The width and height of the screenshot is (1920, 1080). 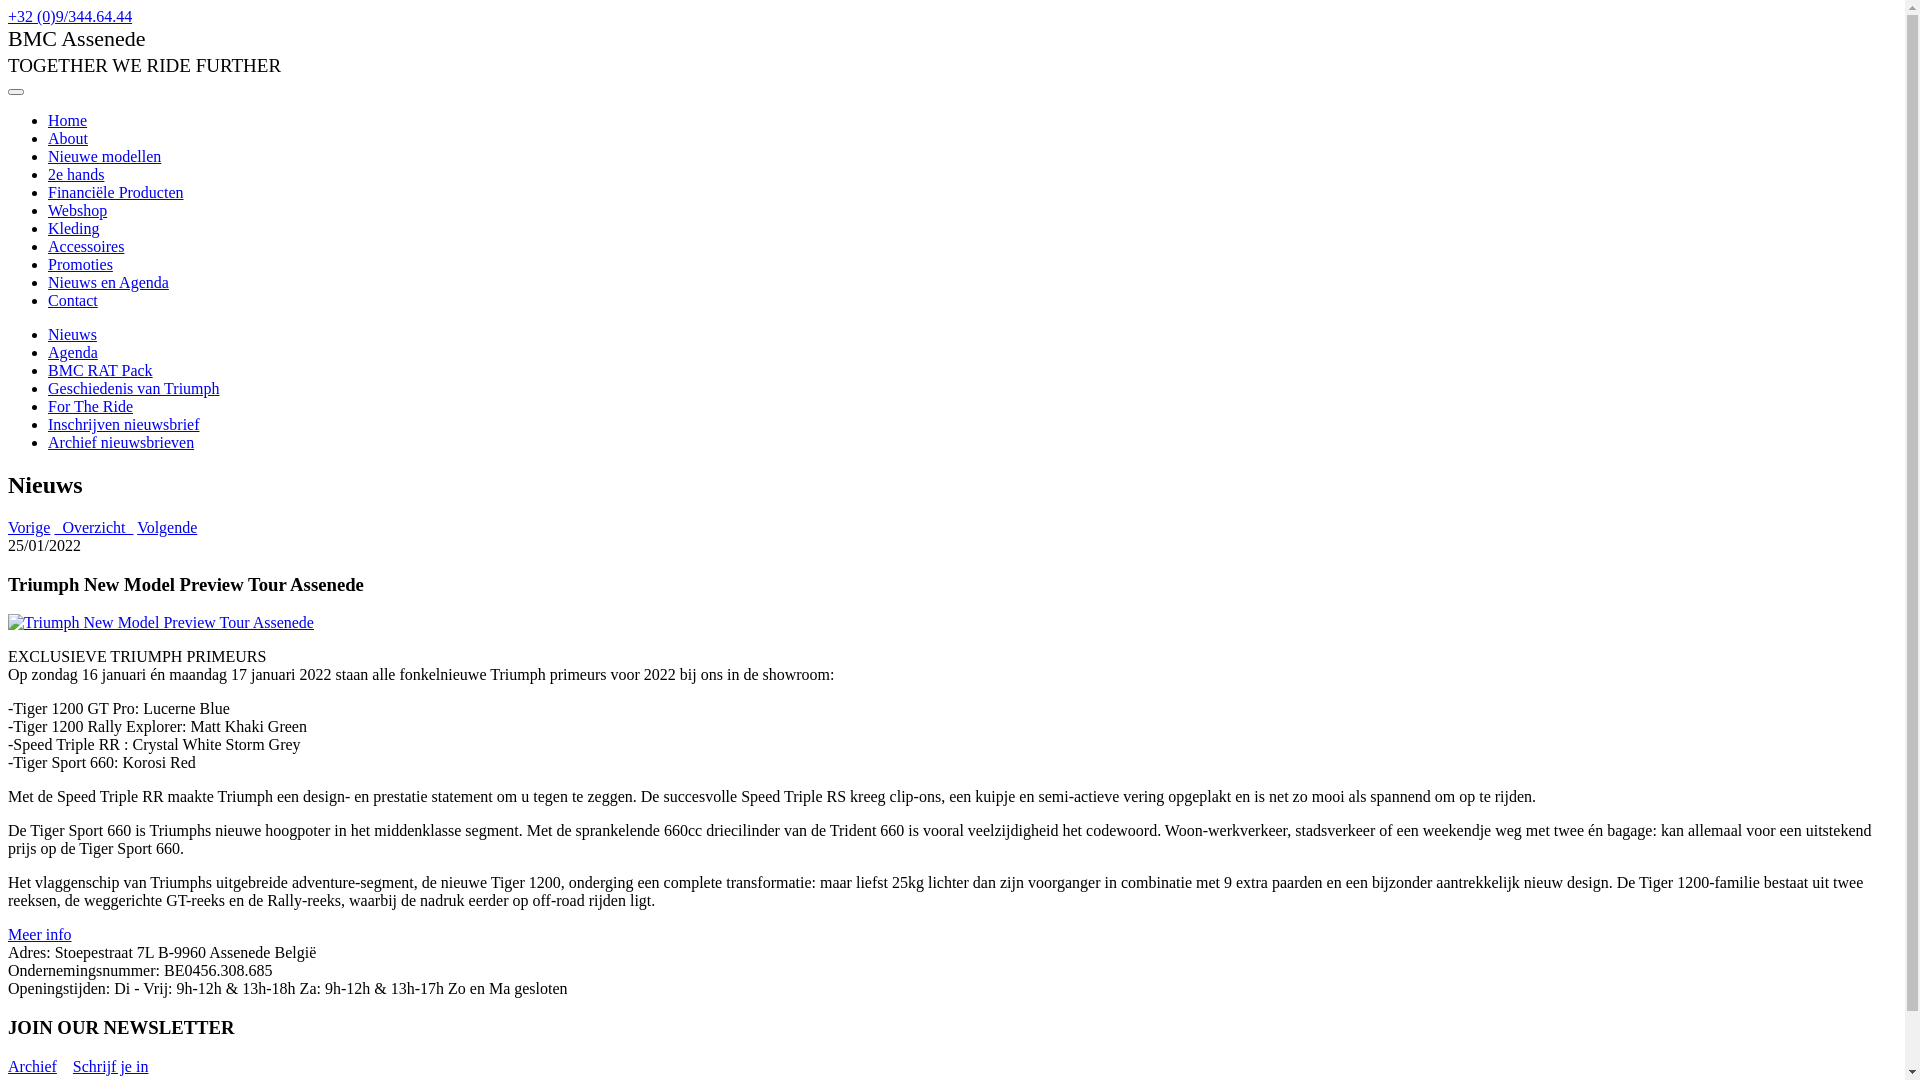 I want to click on 'Meer info', so click(x=39, y=934).